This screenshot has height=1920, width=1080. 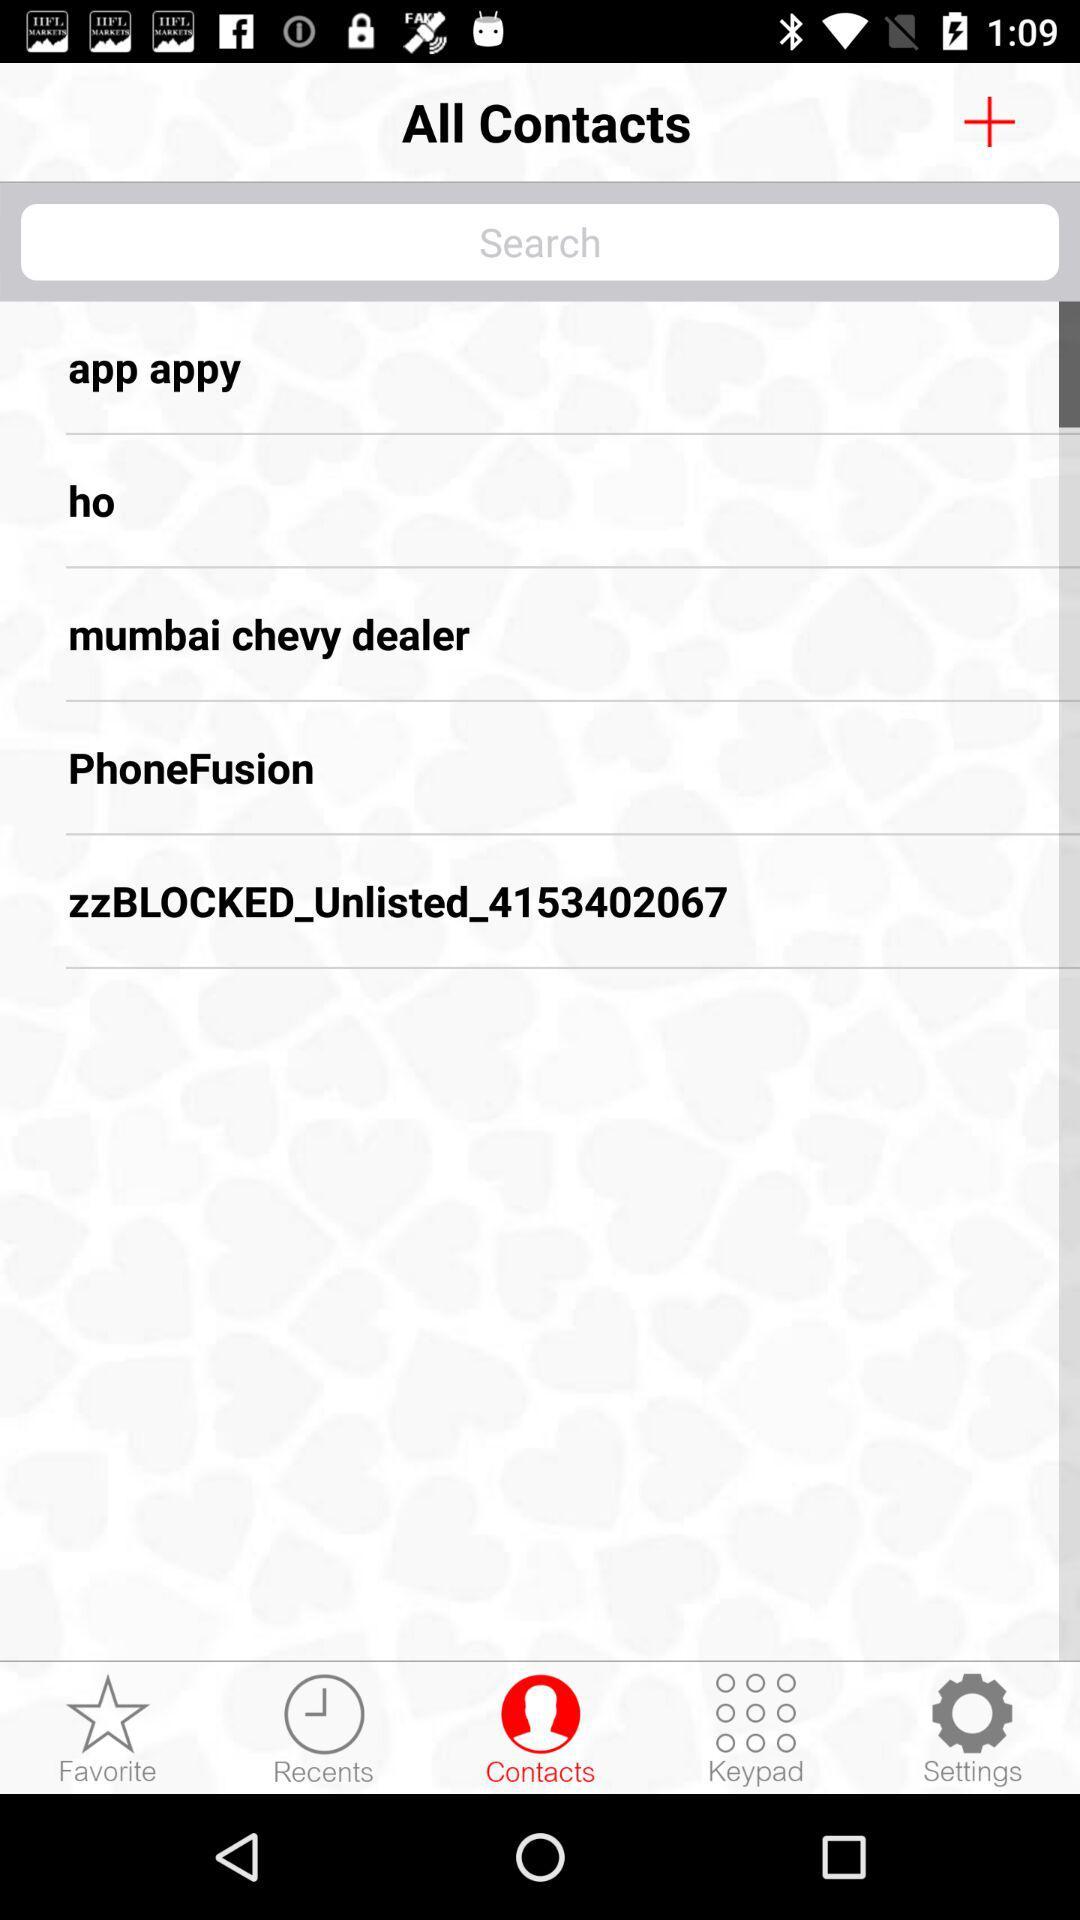 I want to click on contacts, so click(x=540, y=1728).